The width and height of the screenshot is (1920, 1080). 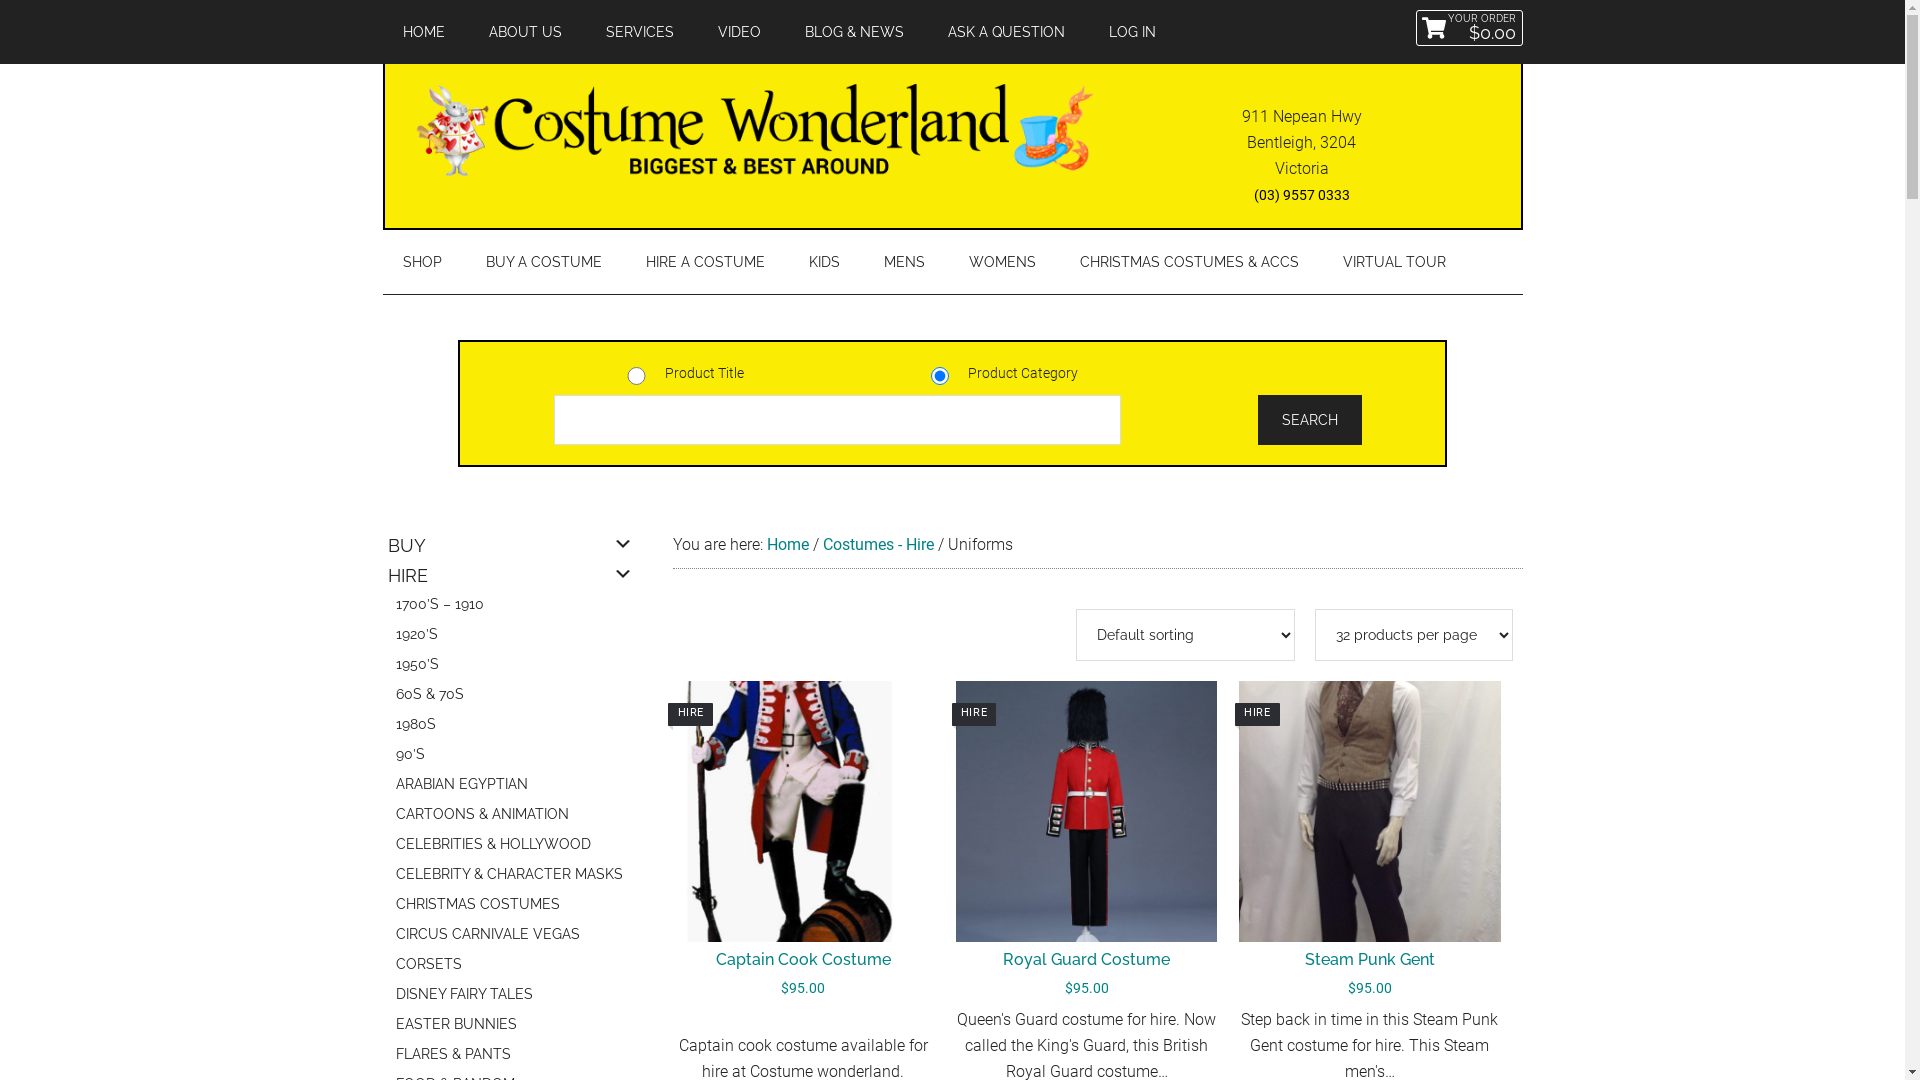 What do you see at coordinates (389, 937) in the screenshot?
I see `'CIRCUS CARNIVALE VEGAS'` at bounding box center [389, 937].